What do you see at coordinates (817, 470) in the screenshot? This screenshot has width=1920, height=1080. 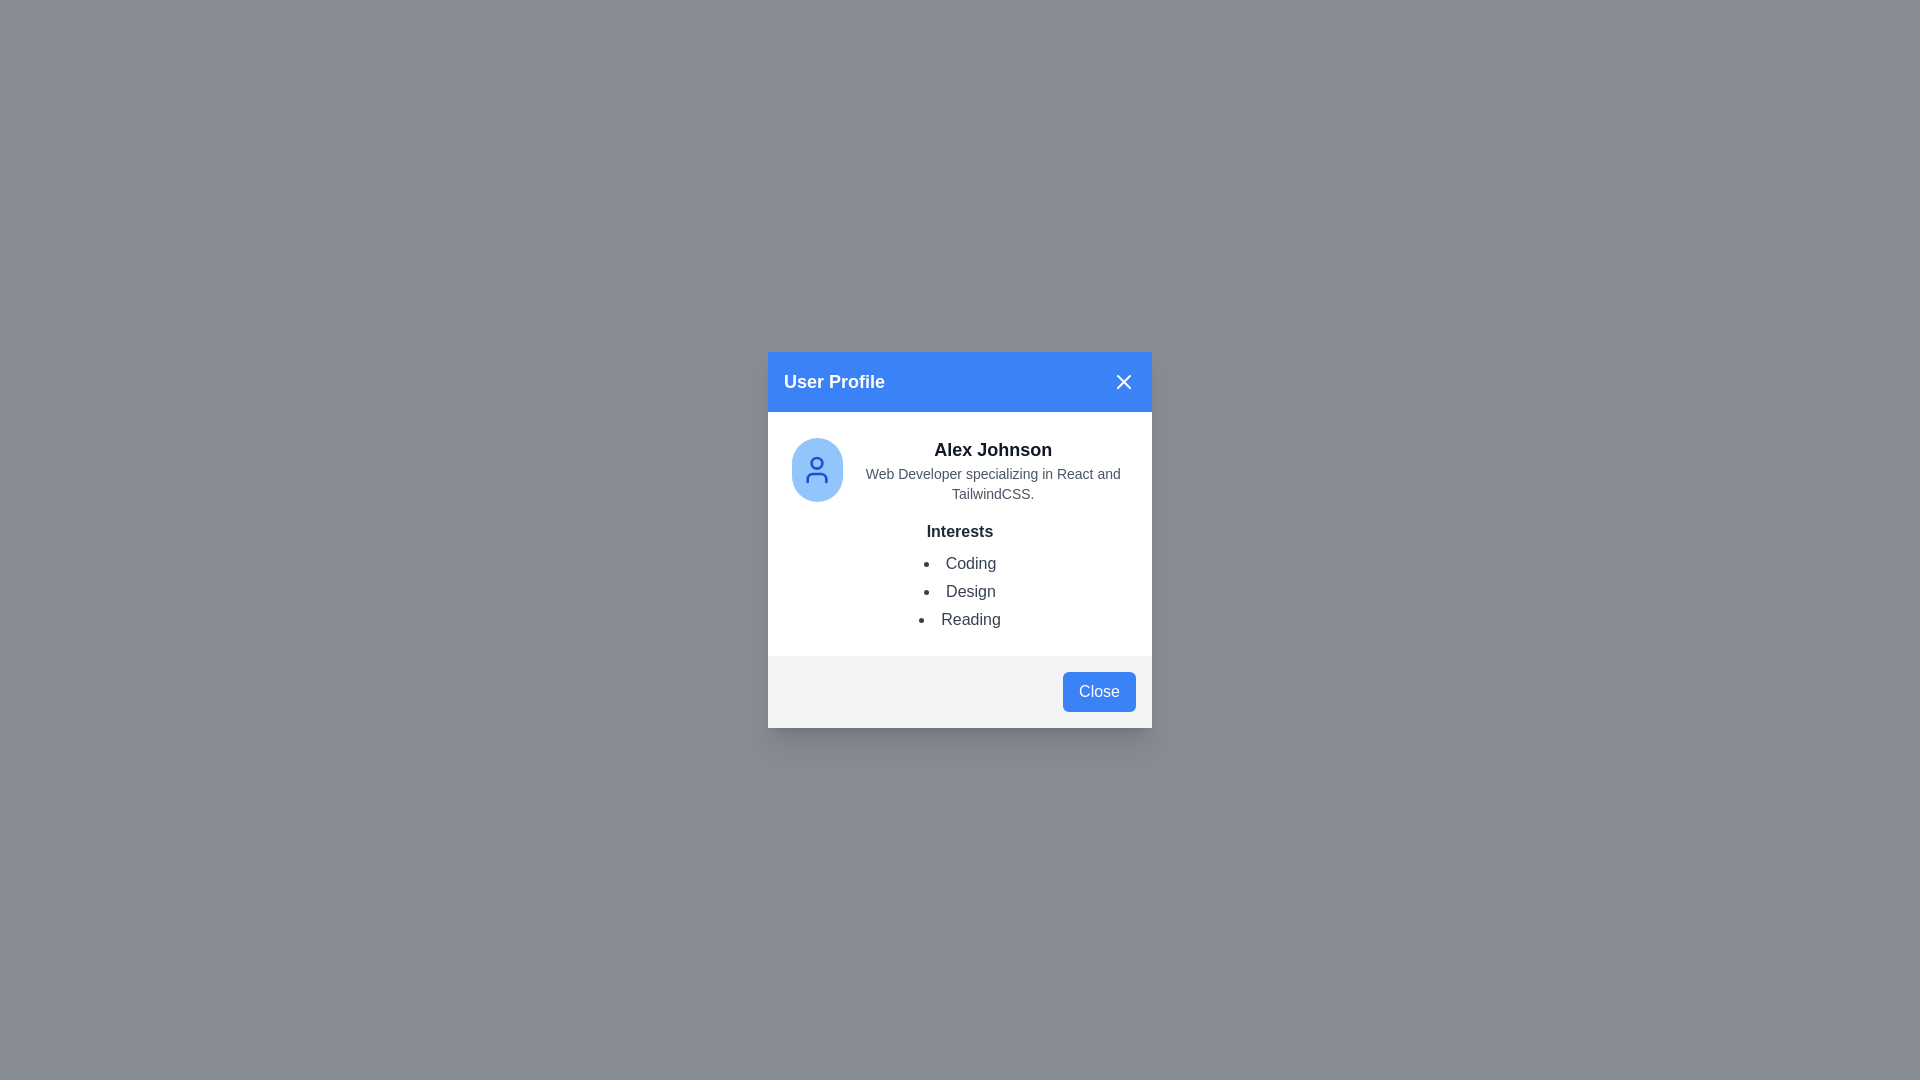 I see `the user's avatar display located in the top-left corner of the profile information card` at bounding box center [817, 470].